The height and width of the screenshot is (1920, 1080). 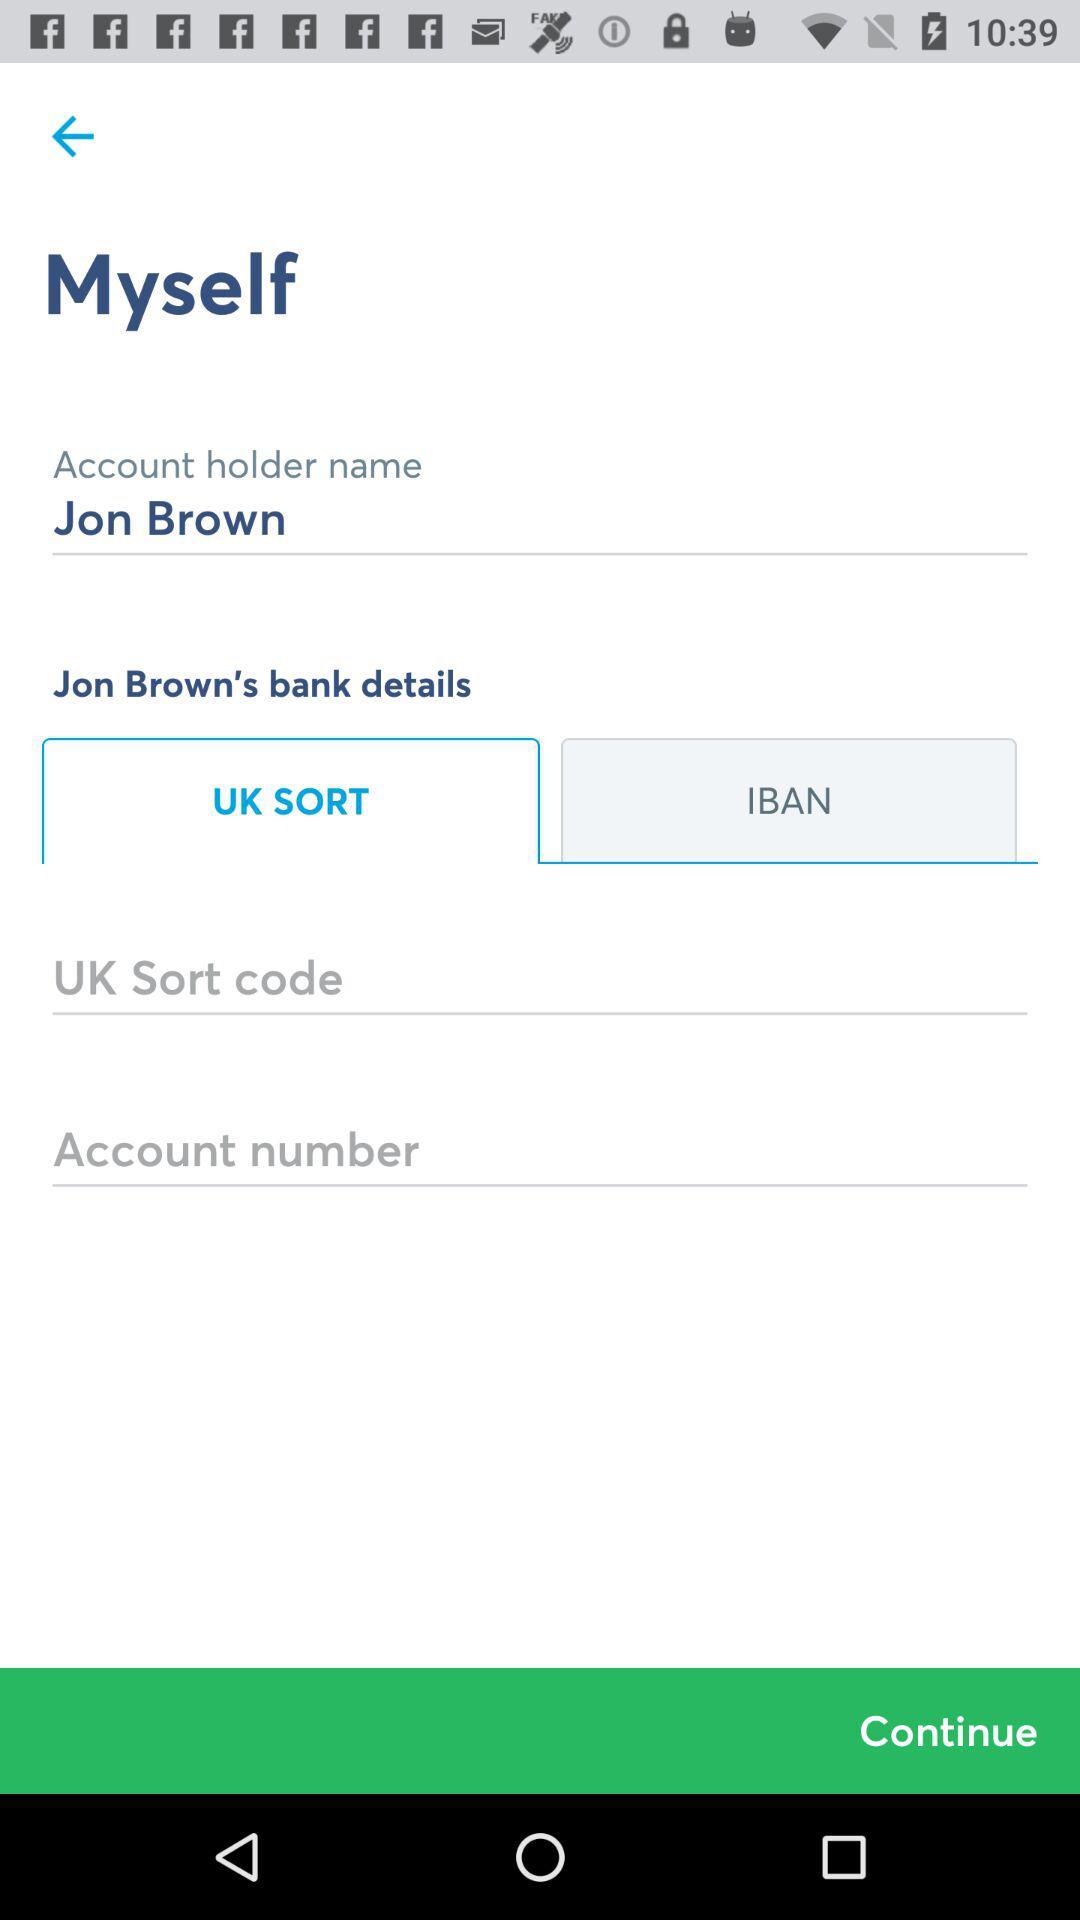 What do you see at coordinates (290, 801) in the screenshot?
I see `item to the left of iban` at bounding box center [290, 801].